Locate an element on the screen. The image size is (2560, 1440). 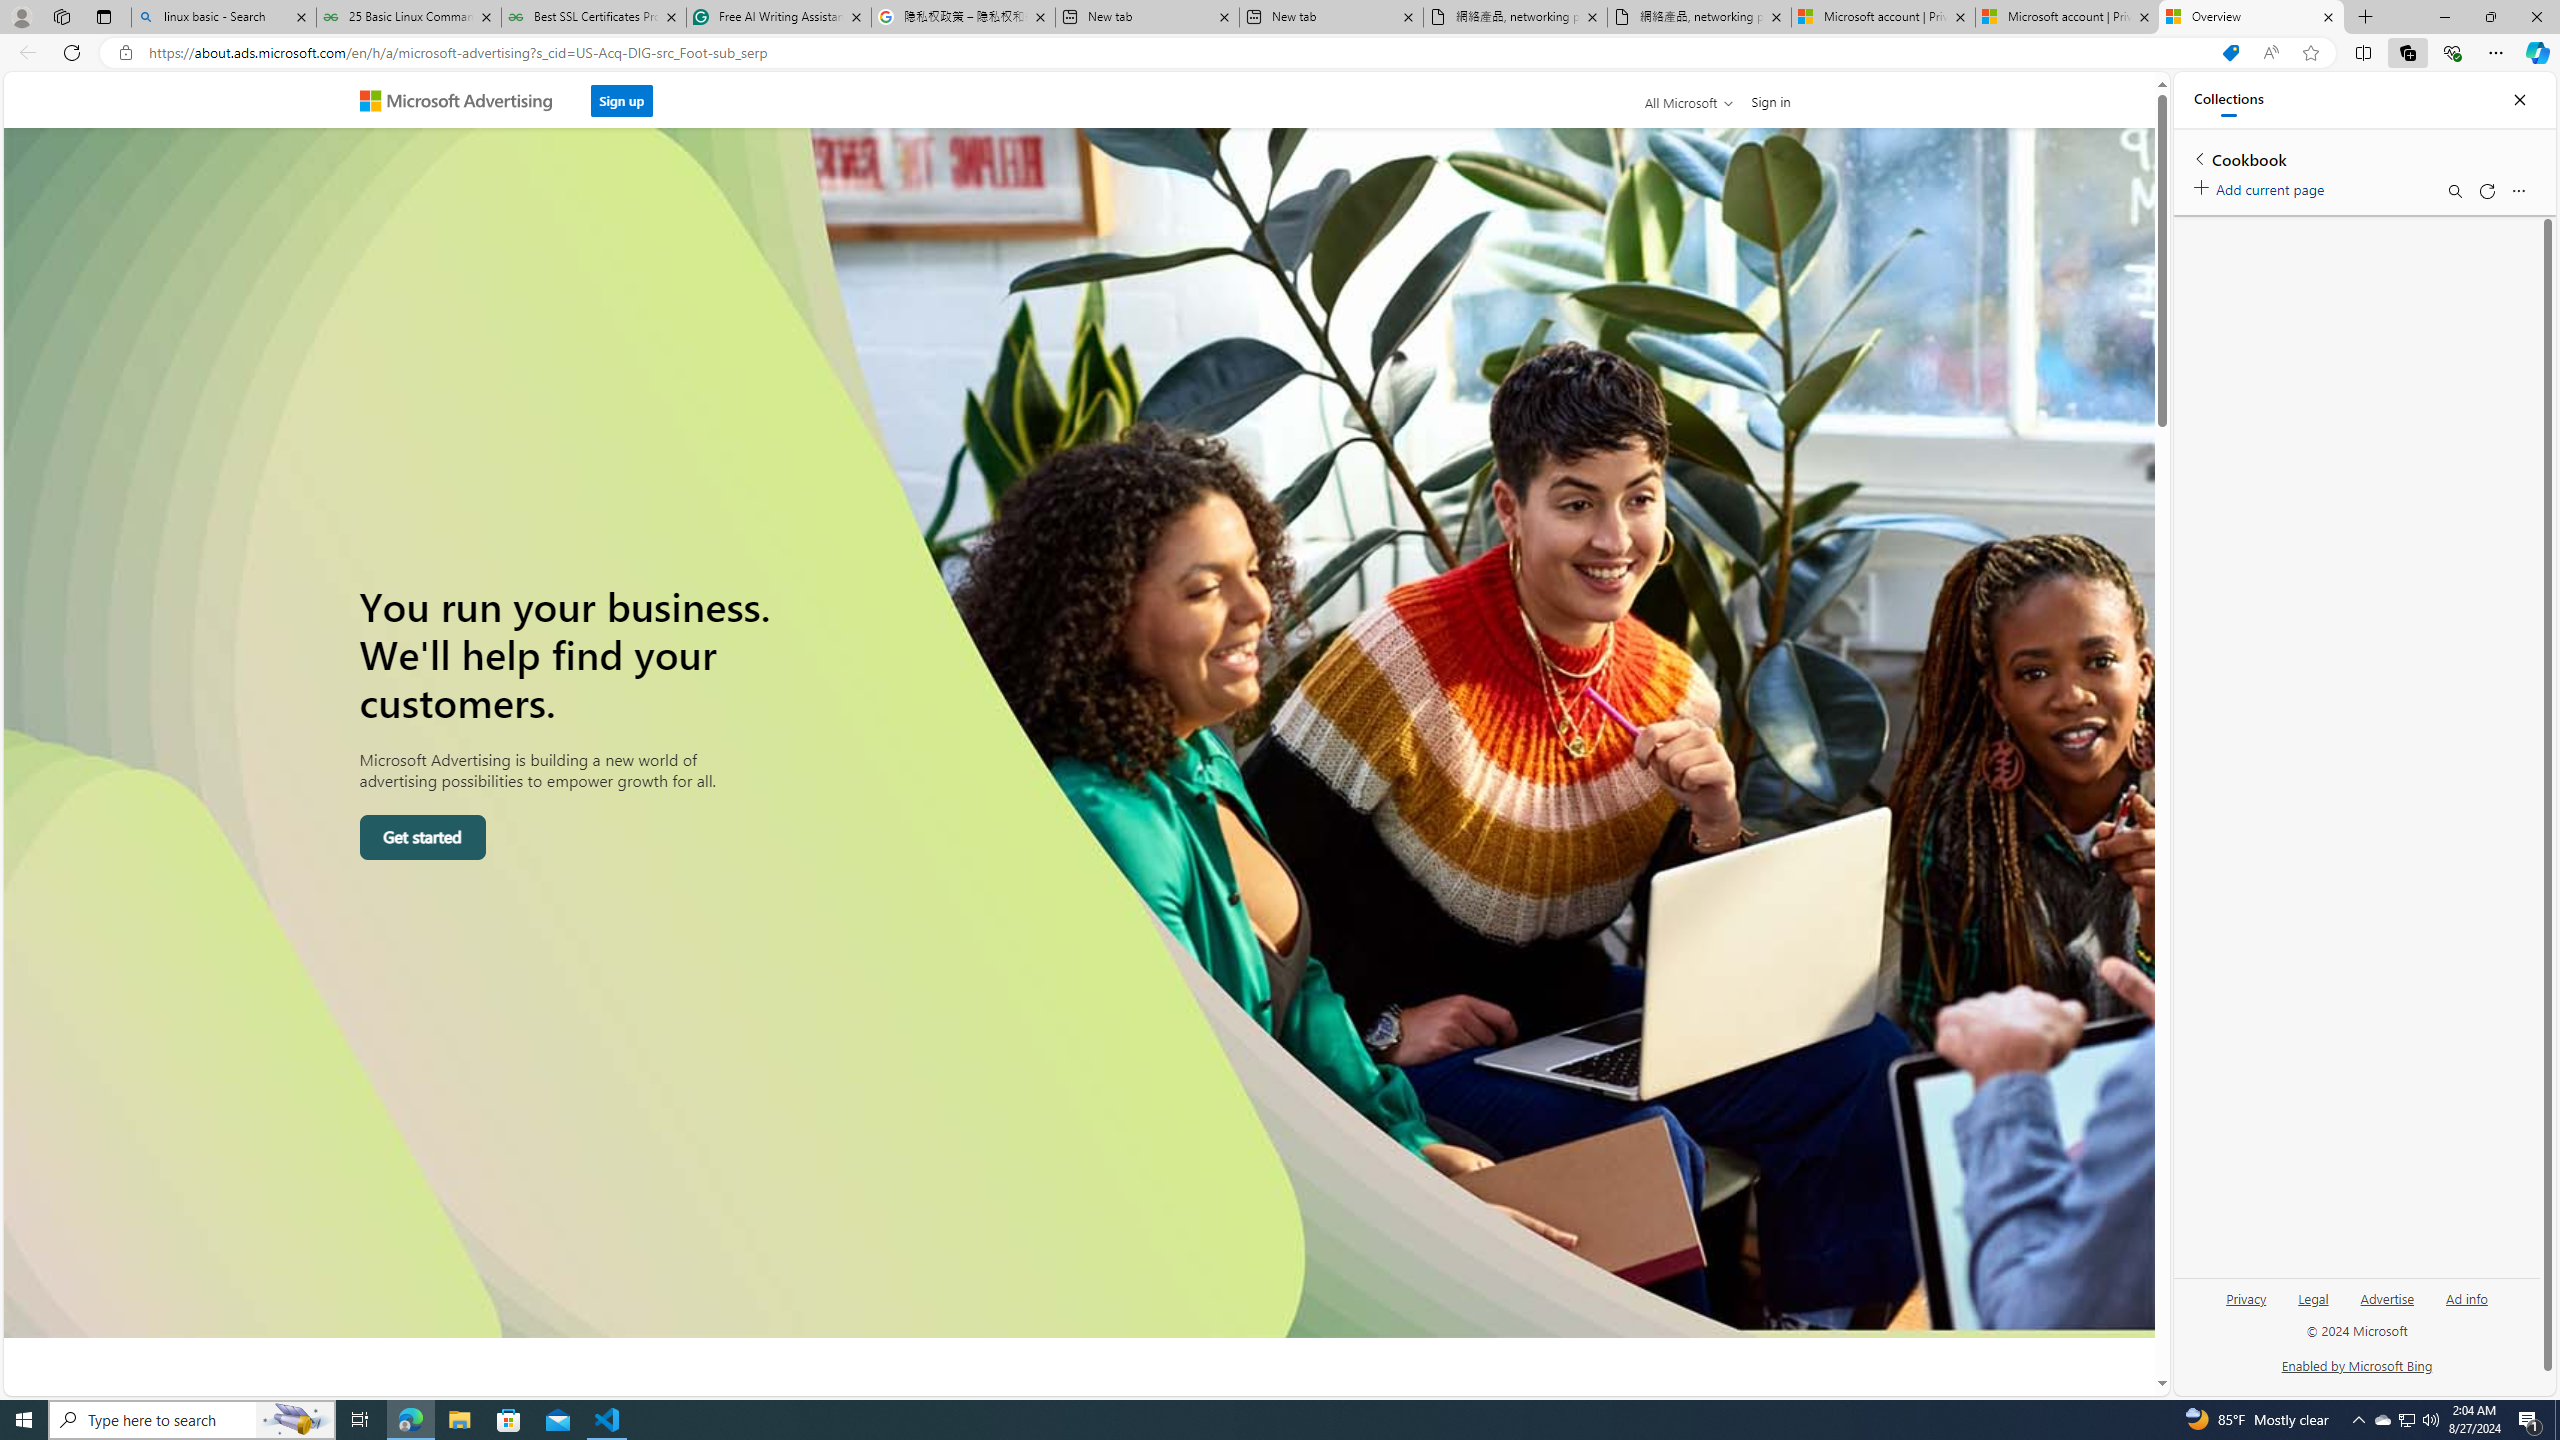
'More options menu' is located at coordinates (2519, 191).